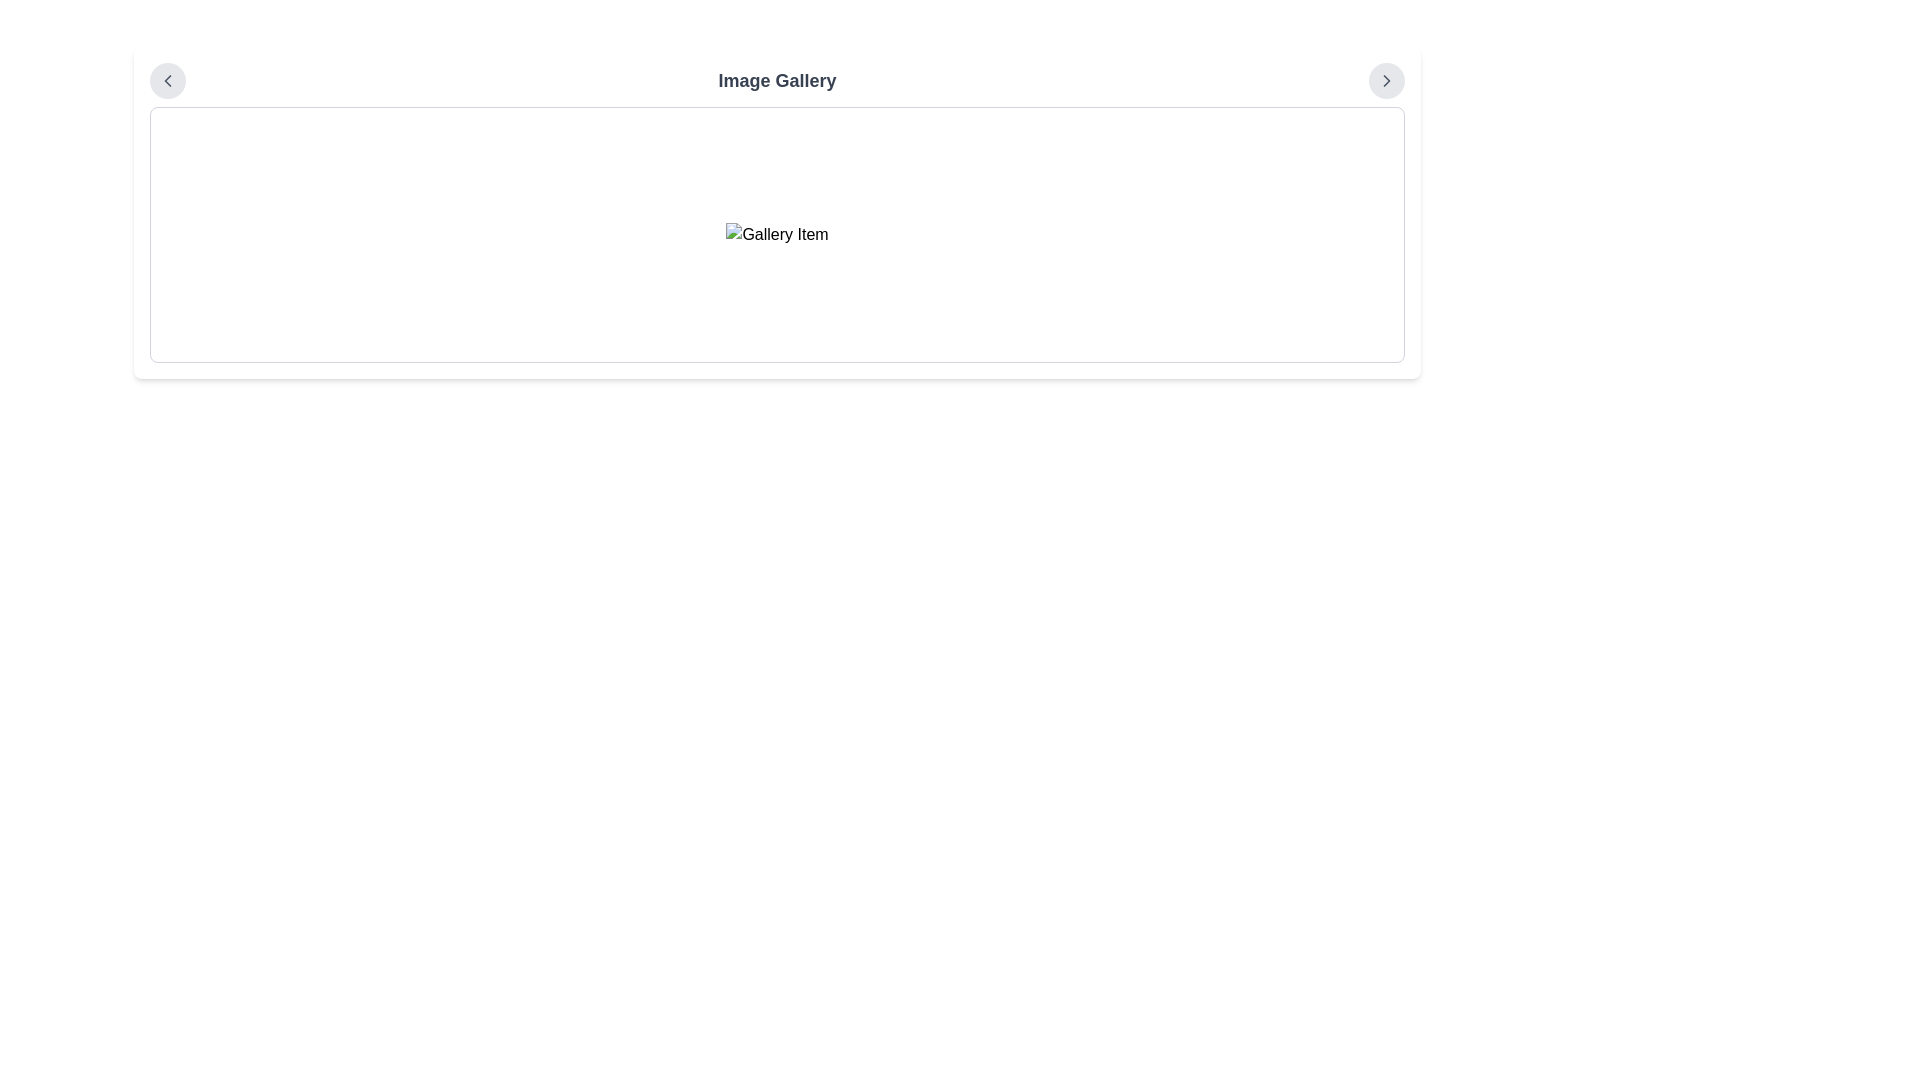 The width and height of the screenshot is (1920, 1080). Describe the element at coordinates (776, 80) in the screenshot. I see `the Text Label that serves as the title or header for the image gallery section, located in the header with a white background and rounded corners` at that location.